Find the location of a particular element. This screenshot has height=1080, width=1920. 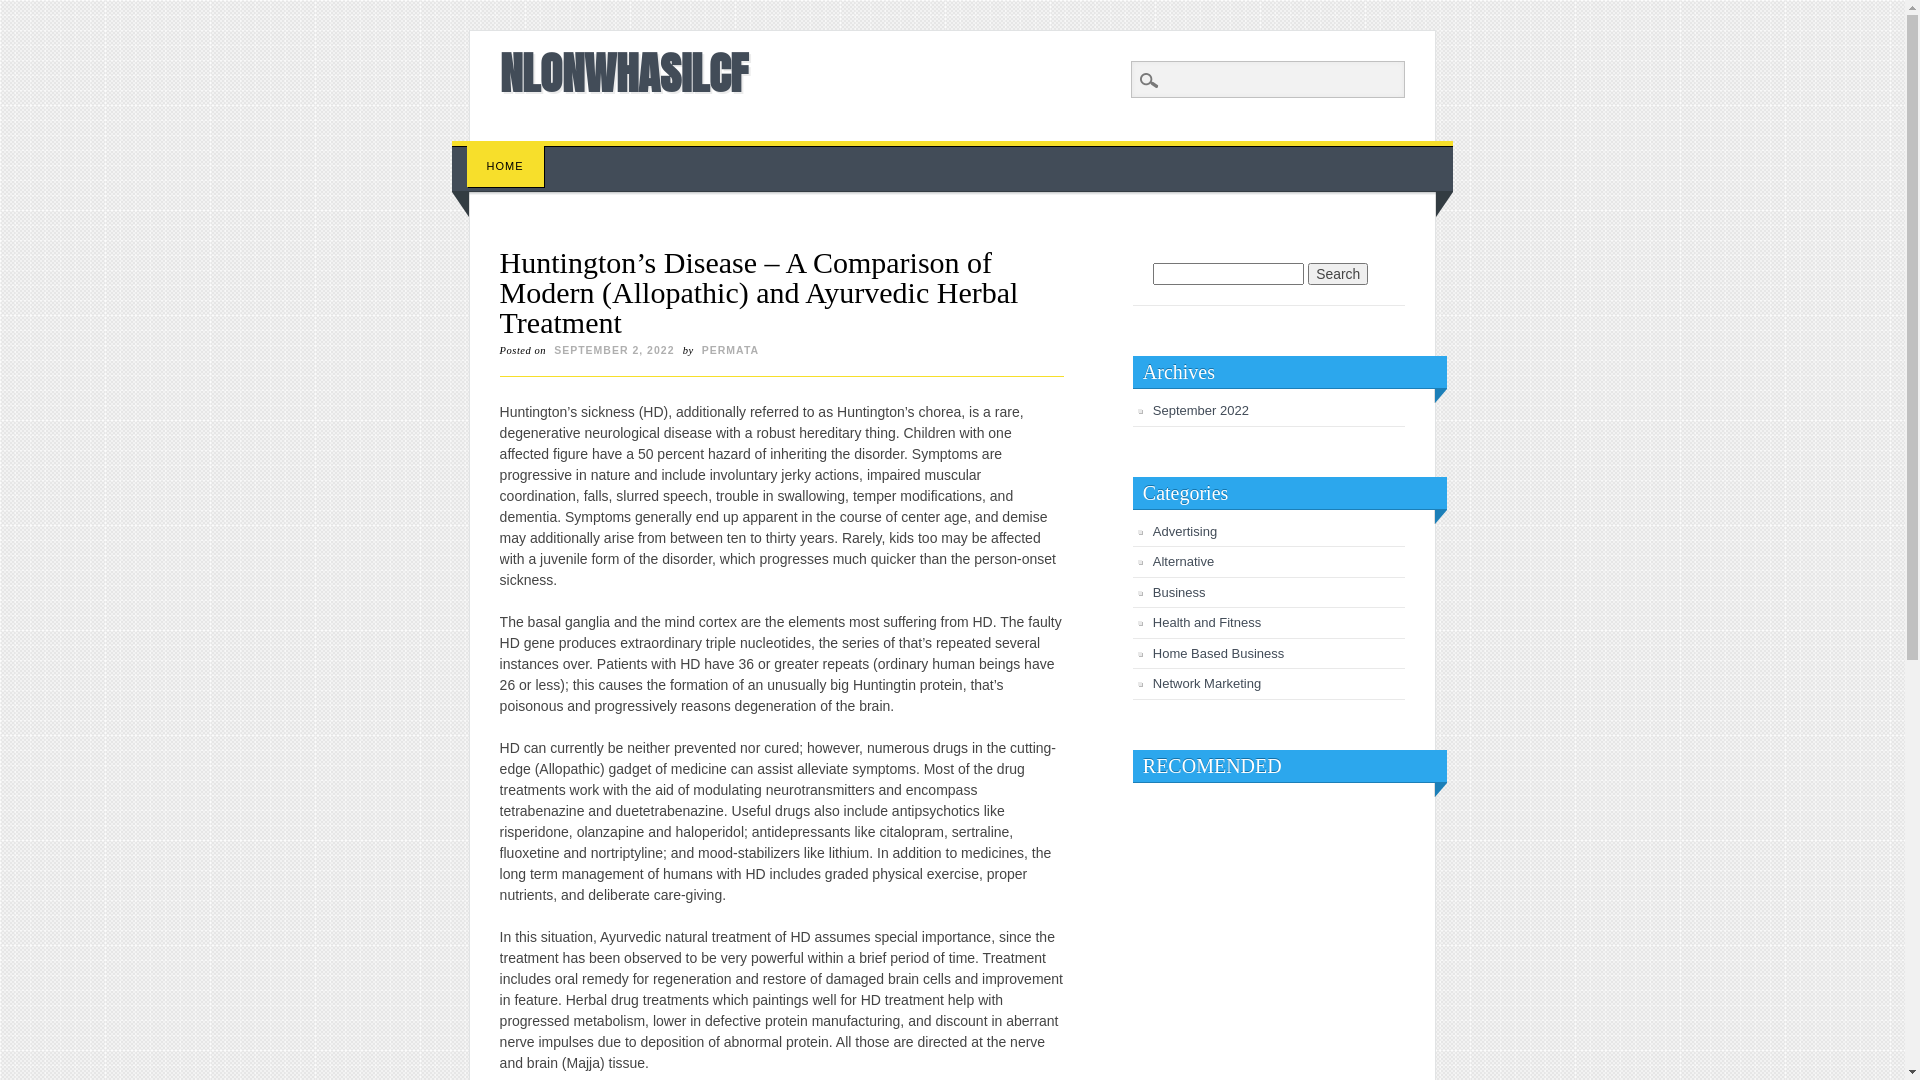

'PERMATA' is located at coordinates (729, 349).